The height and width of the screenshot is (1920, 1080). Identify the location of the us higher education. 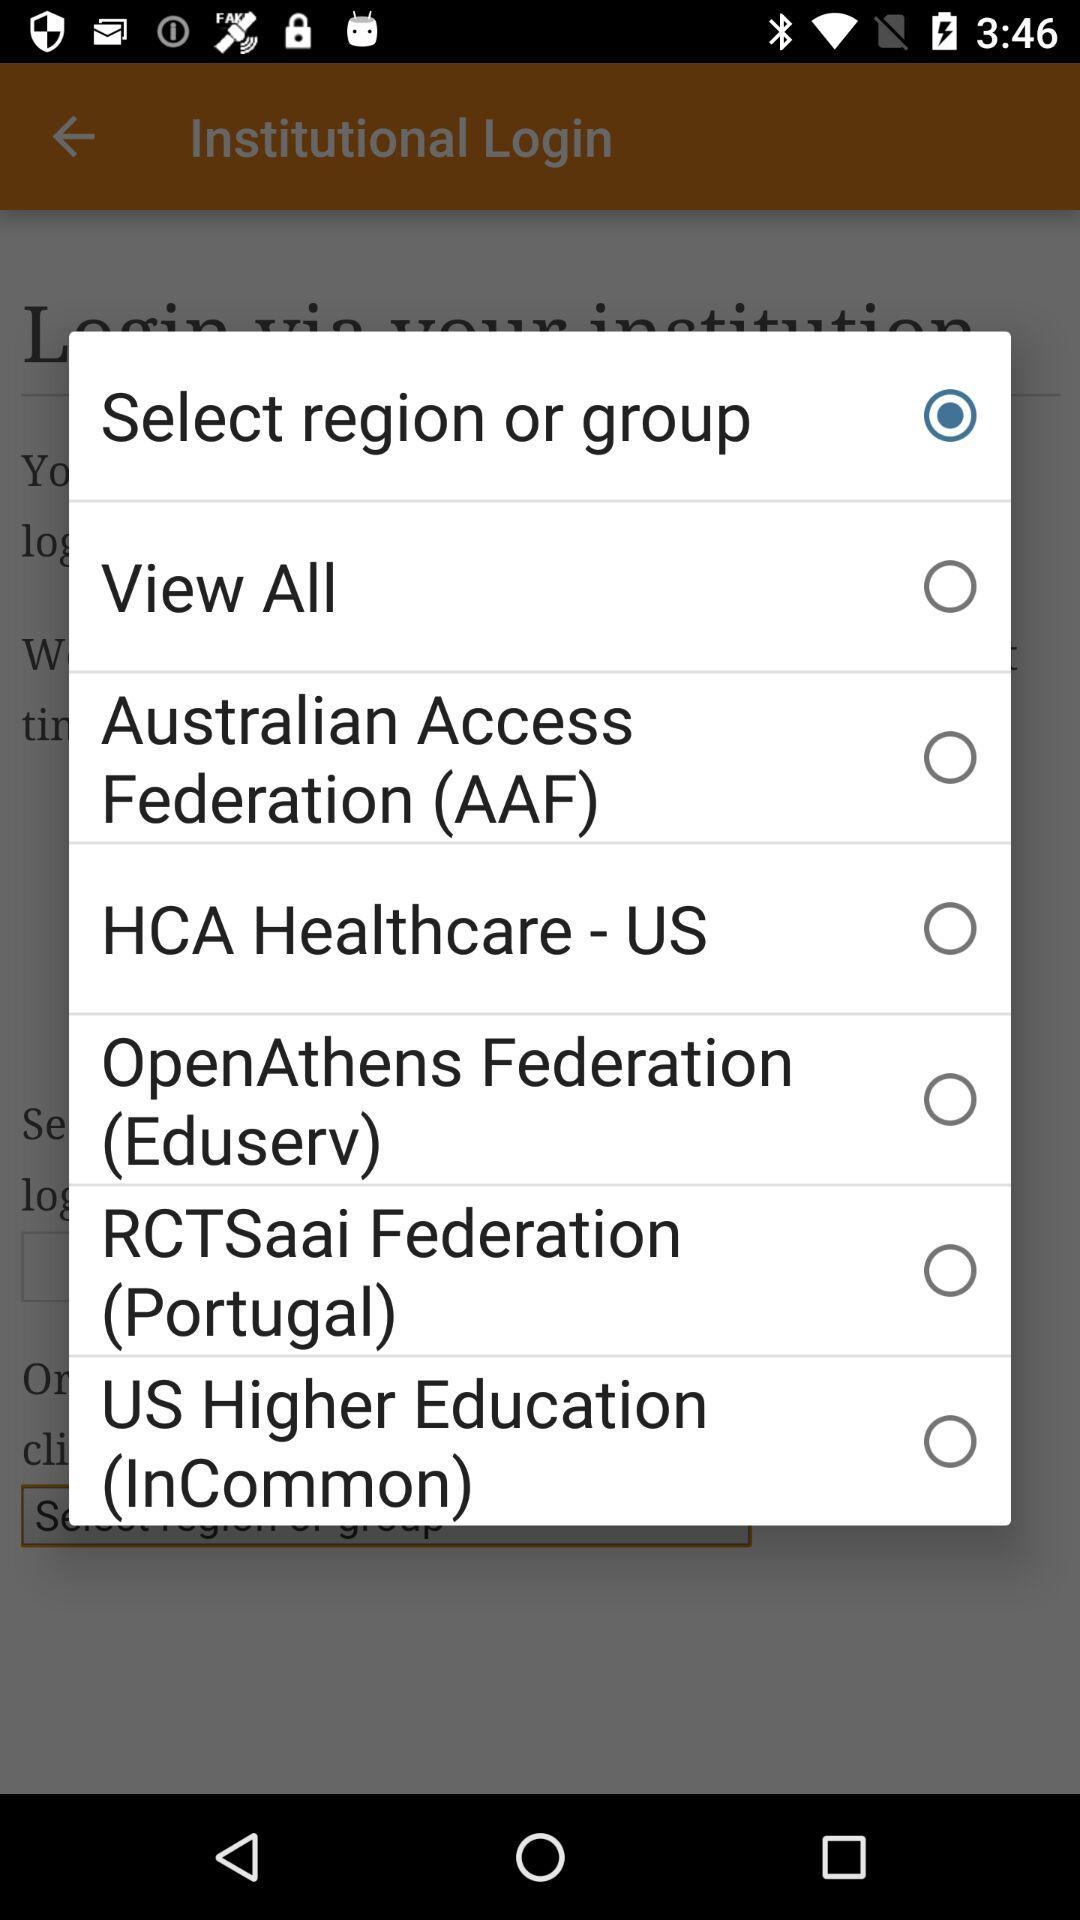
(540, 1441).